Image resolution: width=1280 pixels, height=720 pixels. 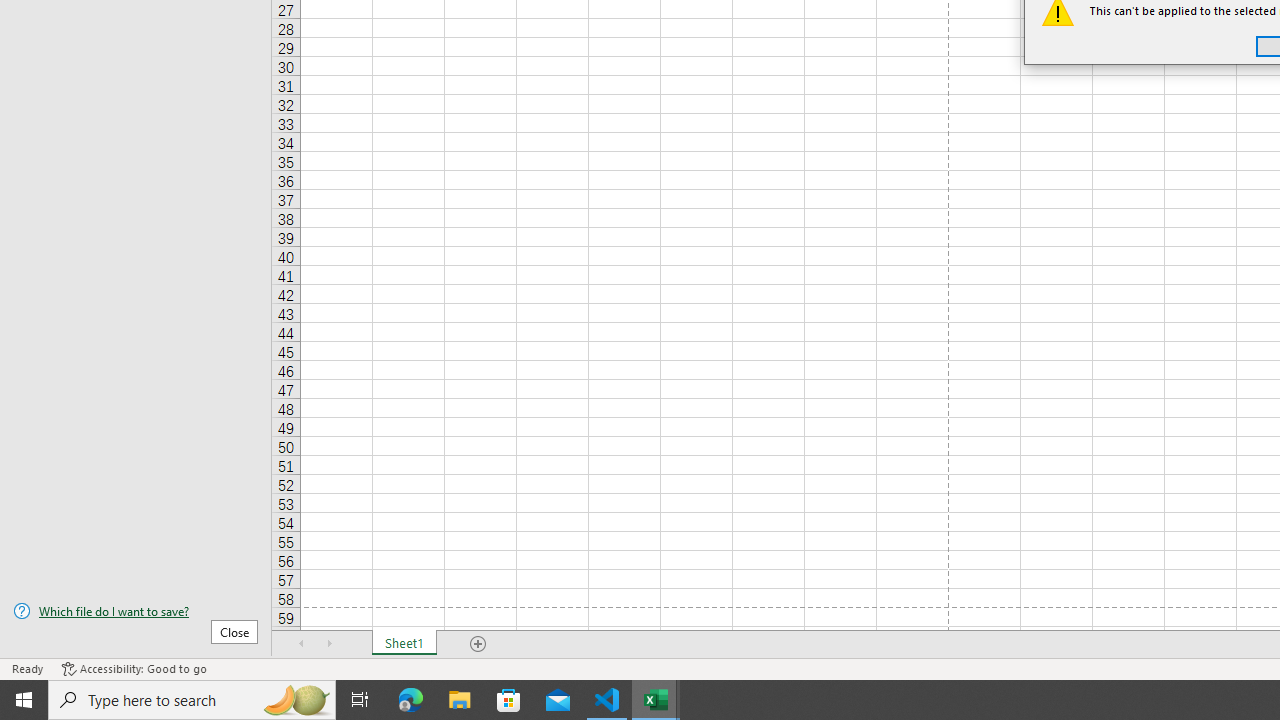 I want to click on 'File Explorer', so click(x=459, y=698).